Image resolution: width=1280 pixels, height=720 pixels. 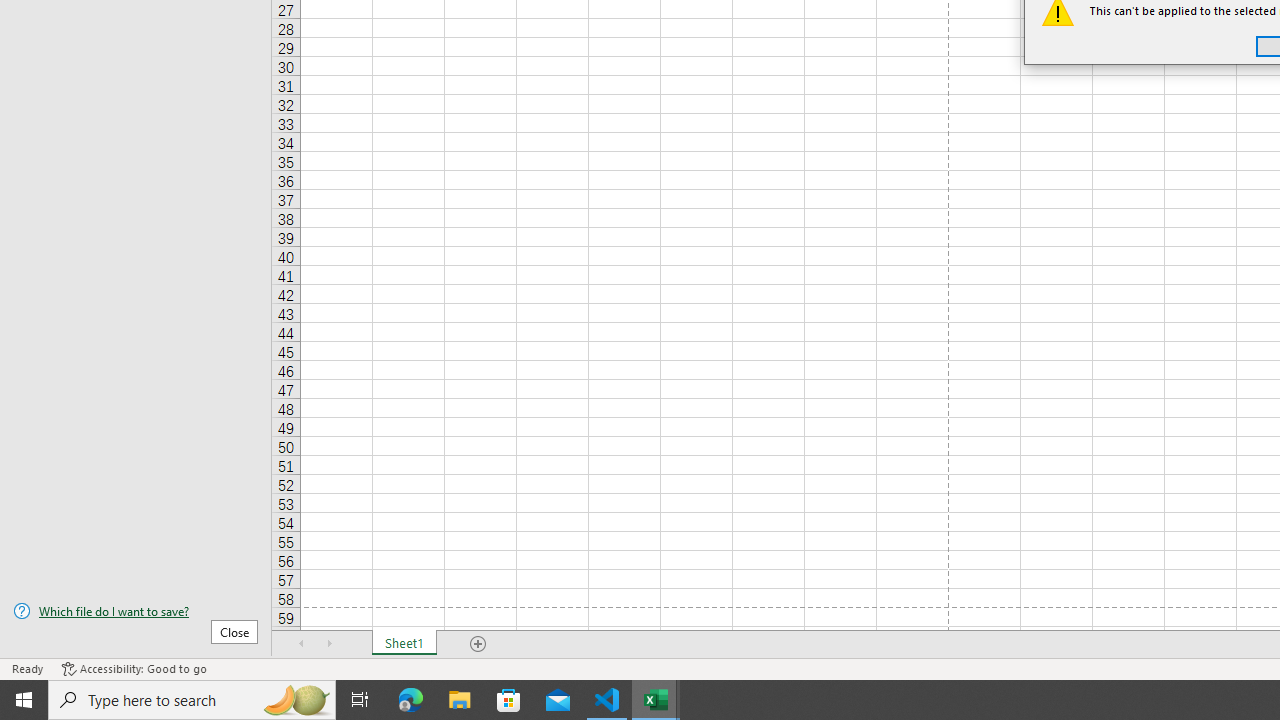 I want to click on 'File Explorer', so click(x=459, y=698).